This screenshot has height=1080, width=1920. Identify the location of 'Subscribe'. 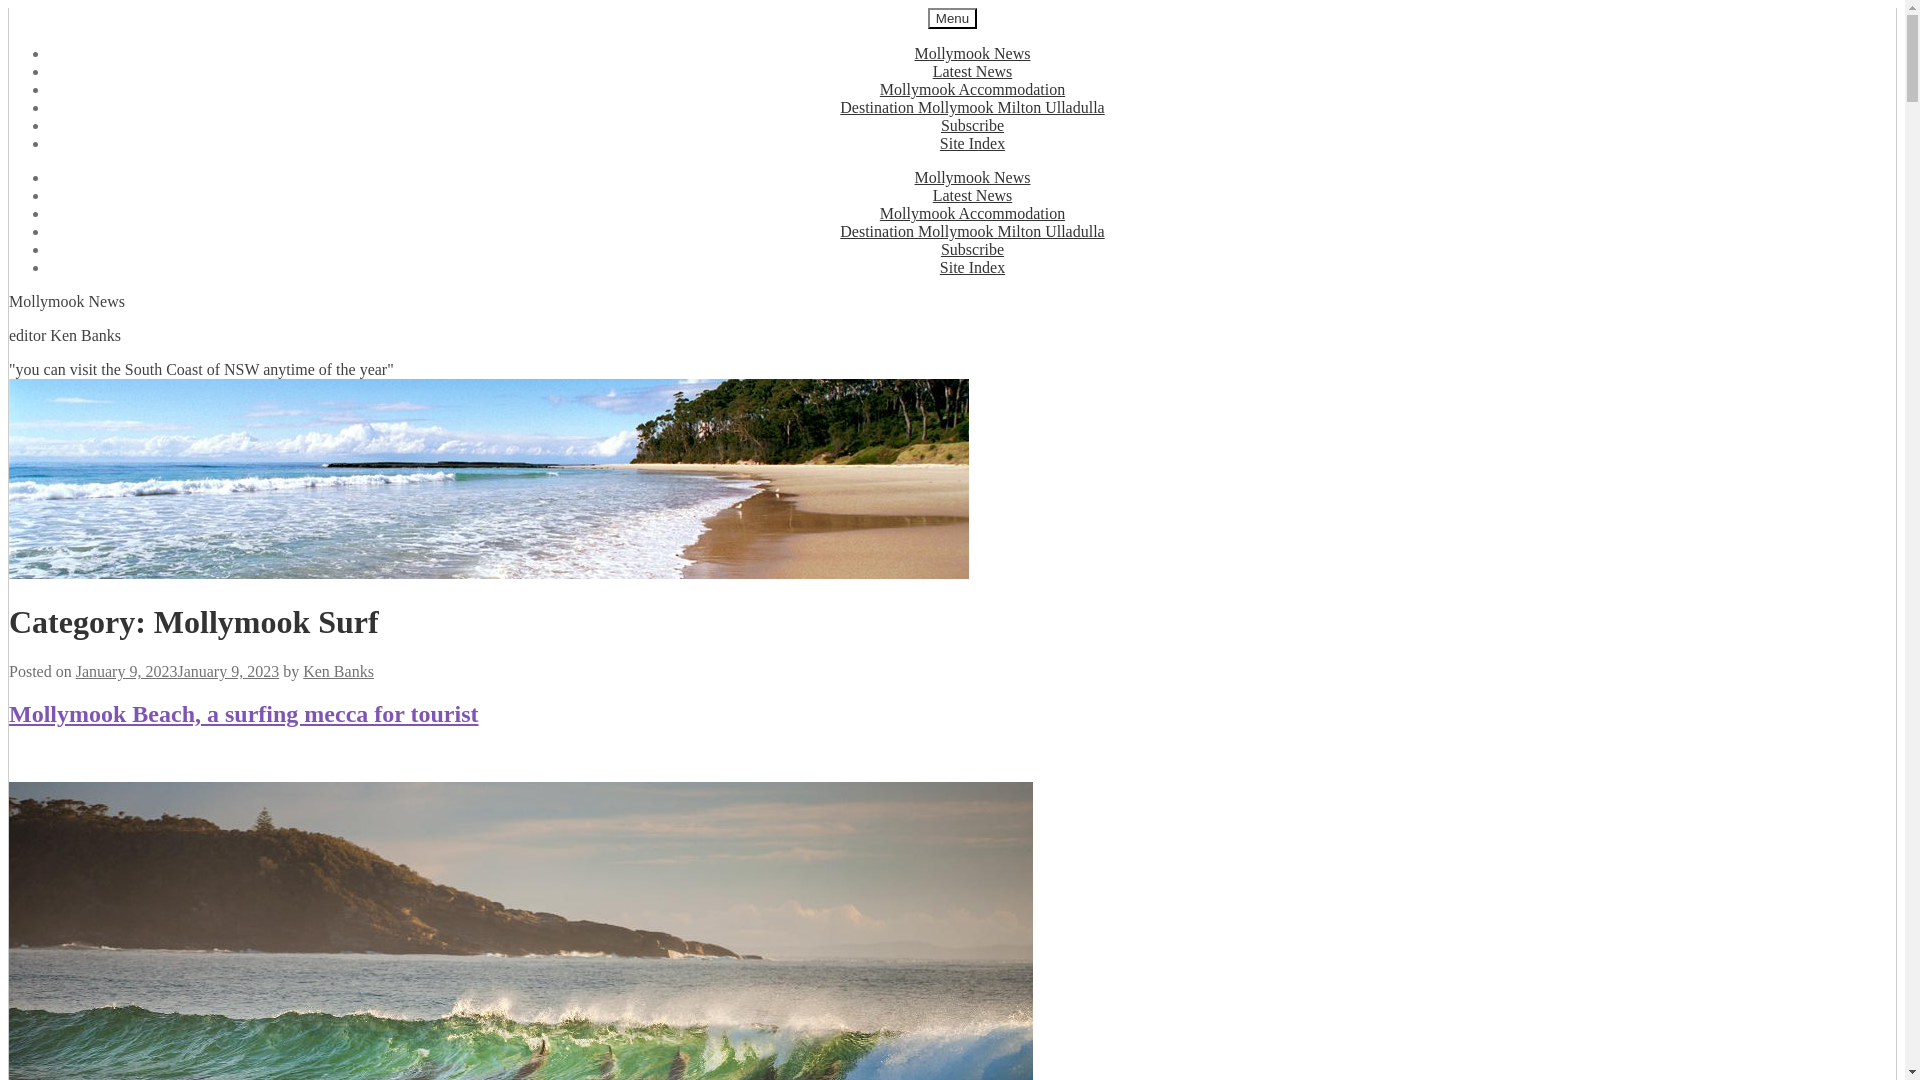
(972, 248).